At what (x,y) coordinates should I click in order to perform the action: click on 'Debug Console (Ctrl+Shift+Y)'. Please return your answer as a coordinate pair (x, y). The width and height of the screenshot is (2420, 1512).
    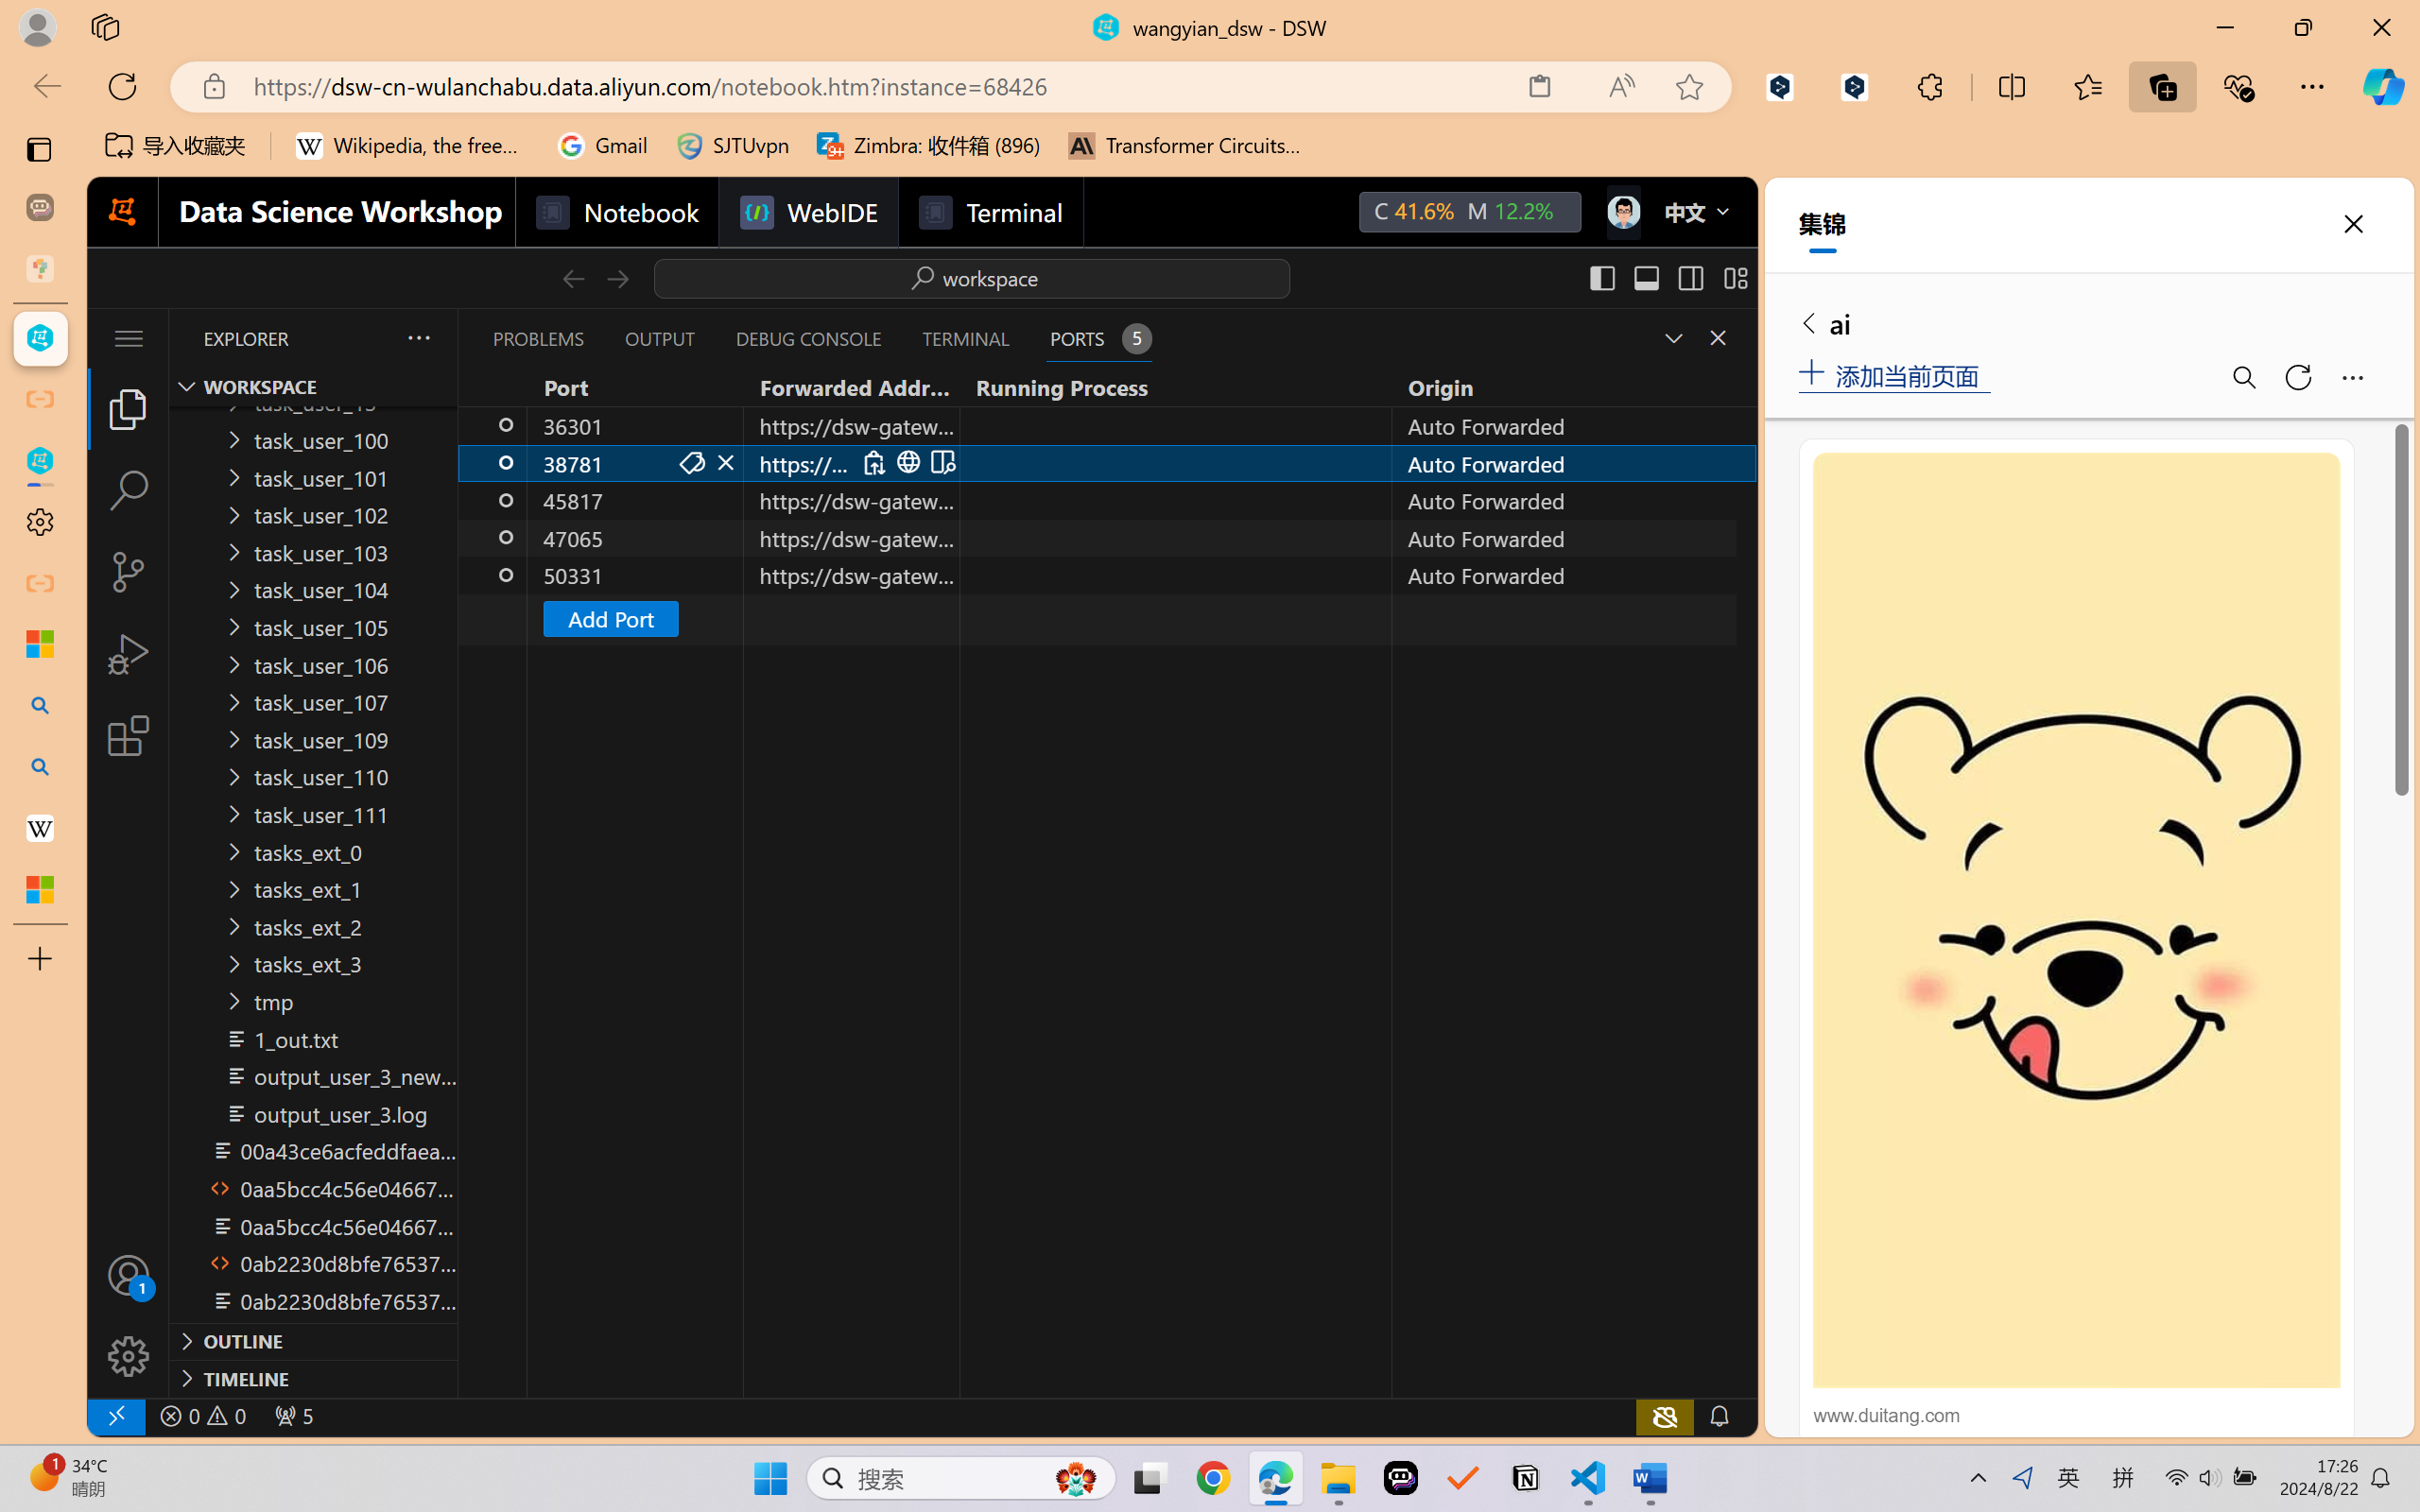
    Looking at the image, I should click on (807, 337).